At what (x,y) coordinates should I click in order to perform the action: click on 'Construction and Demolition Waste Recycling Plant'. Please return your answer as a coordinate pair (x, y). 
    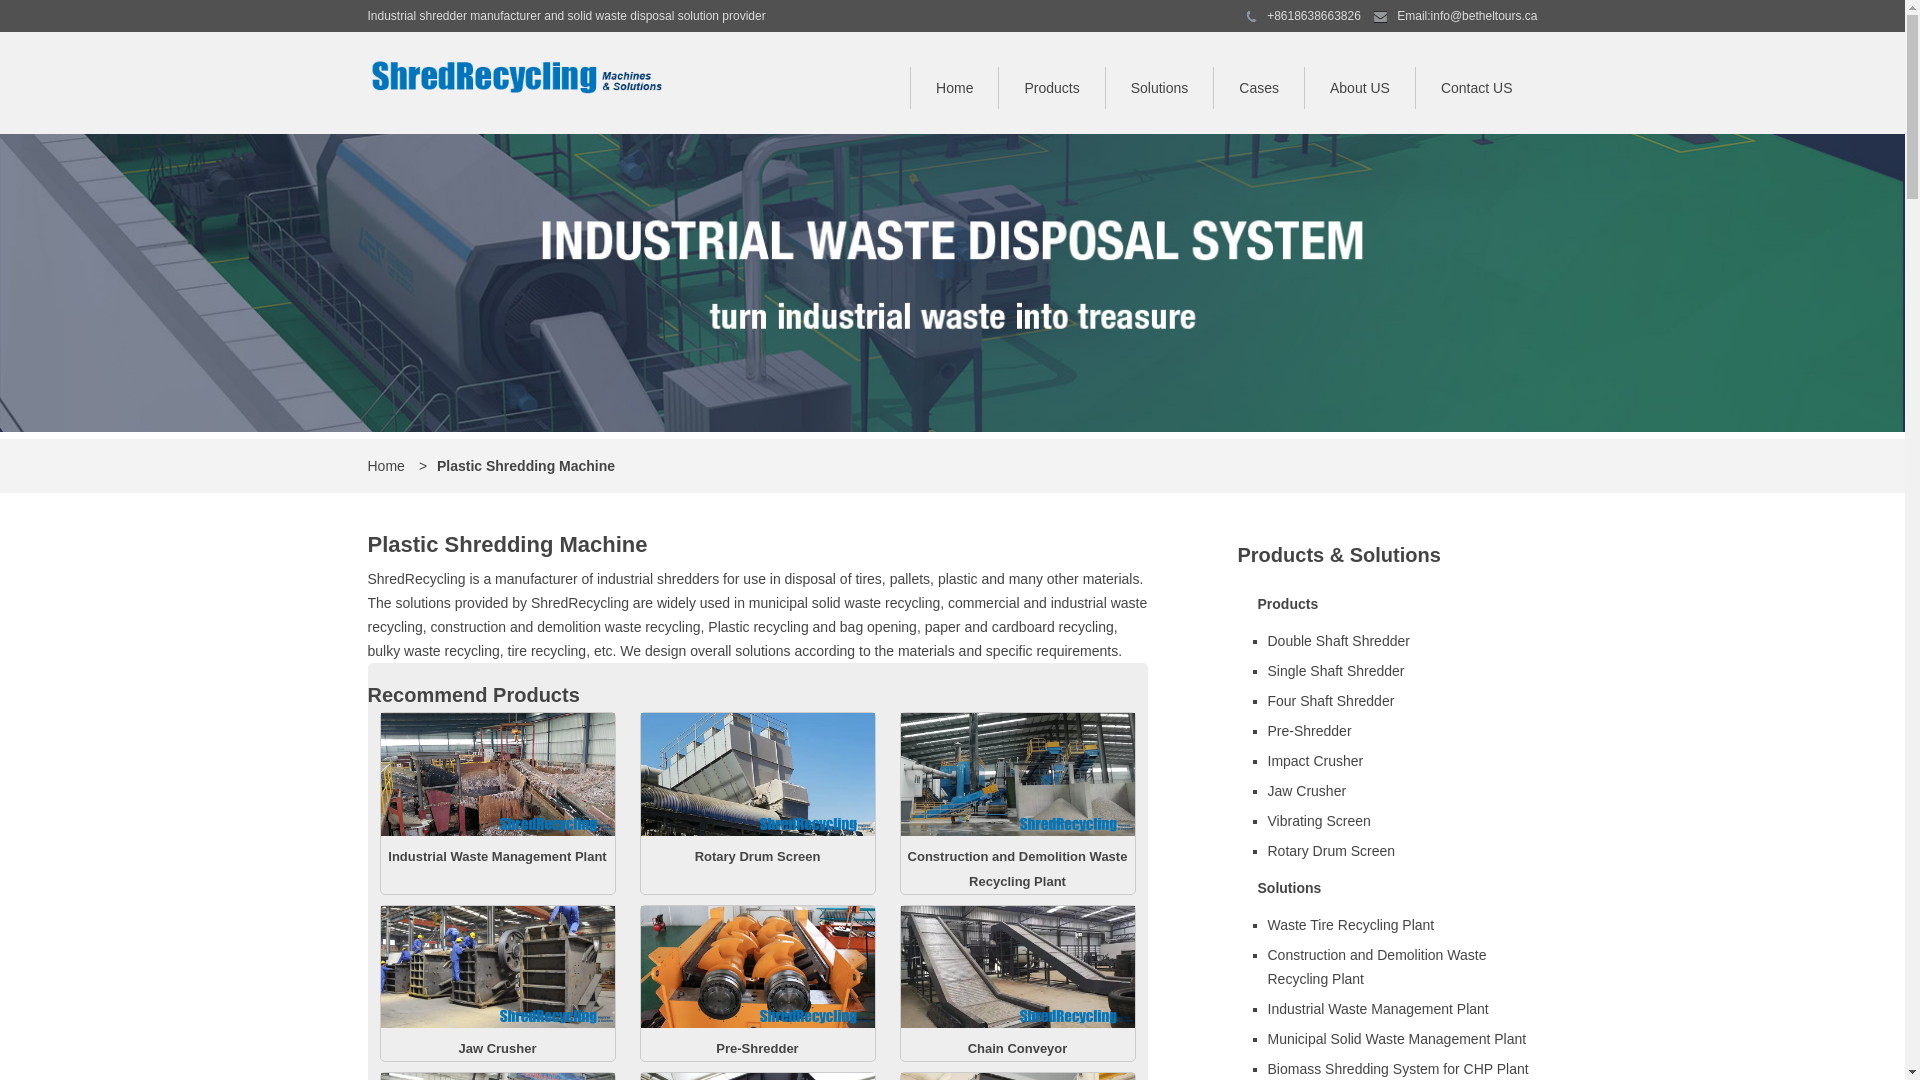
    Looking at the image, I should click on (899, 831).